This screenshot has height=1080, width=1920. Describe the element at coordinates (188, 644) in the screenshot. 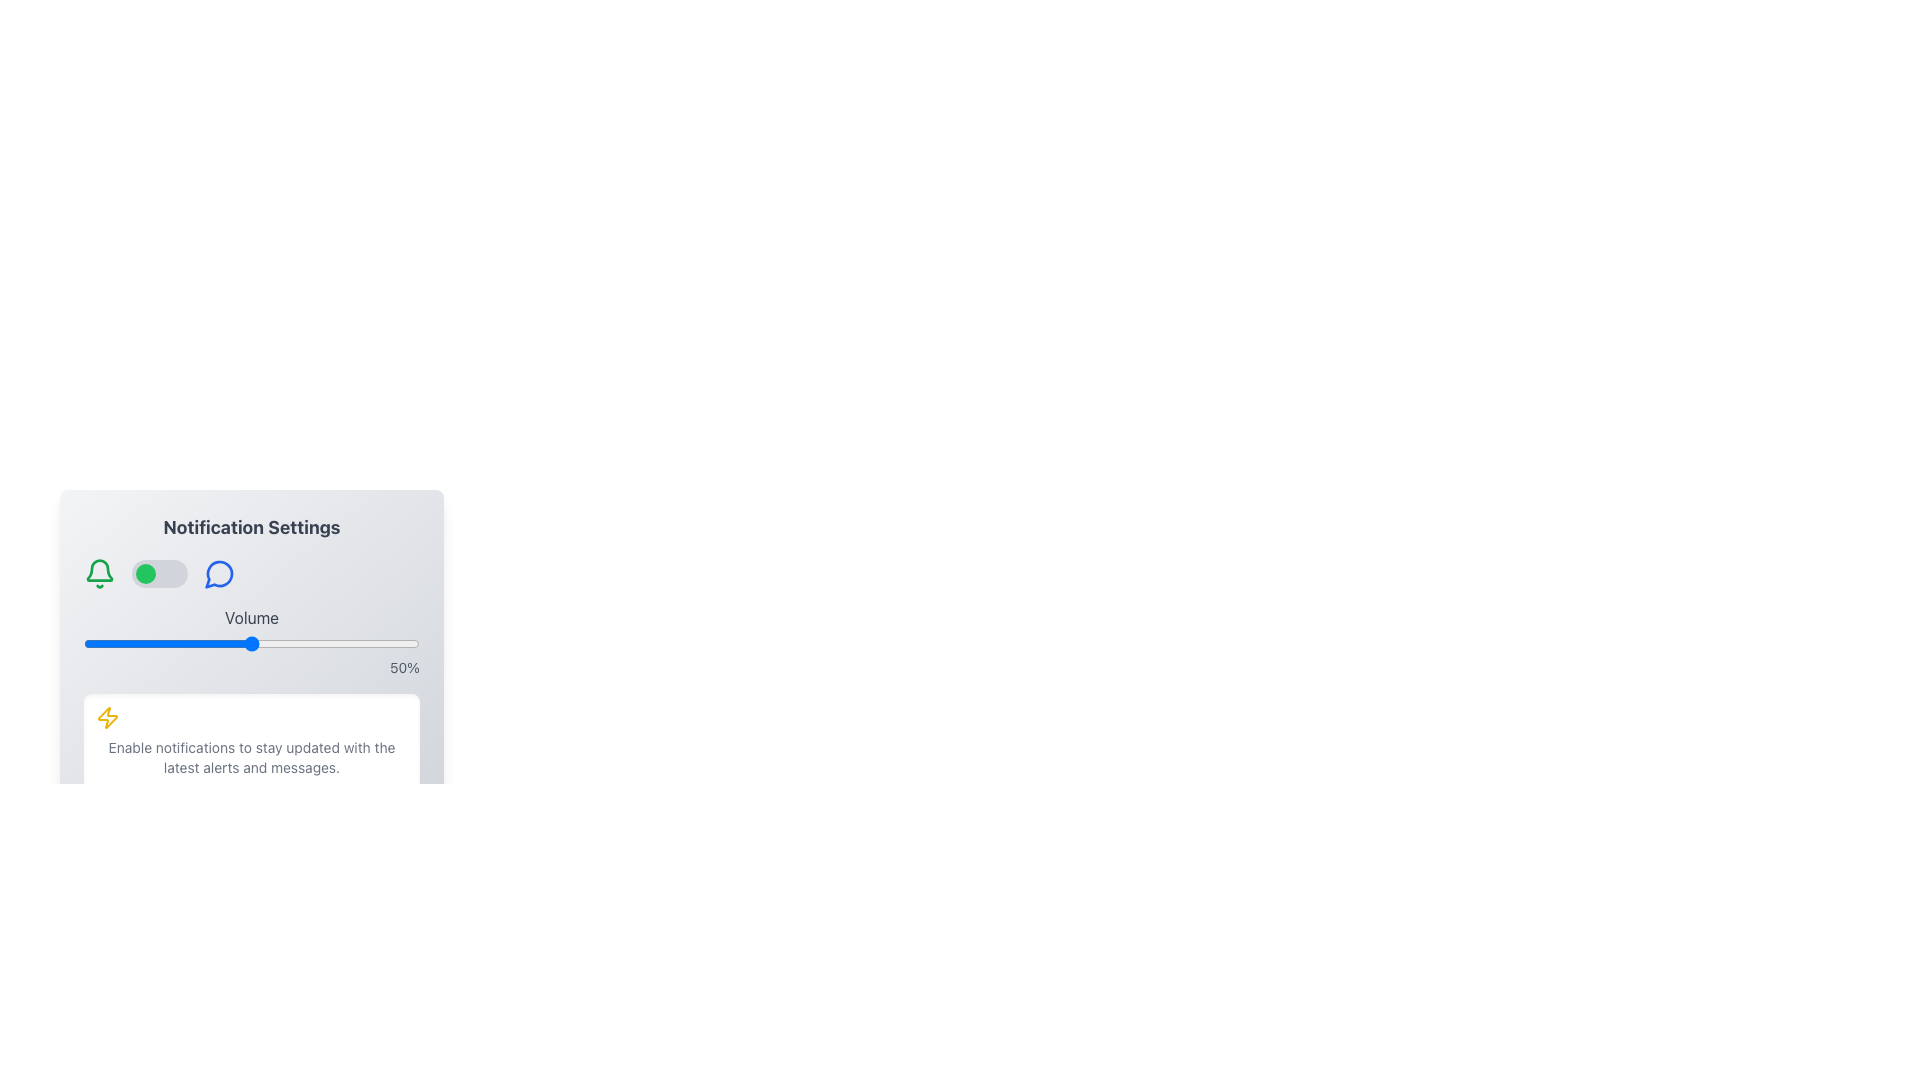

I see `the volume` at that location.